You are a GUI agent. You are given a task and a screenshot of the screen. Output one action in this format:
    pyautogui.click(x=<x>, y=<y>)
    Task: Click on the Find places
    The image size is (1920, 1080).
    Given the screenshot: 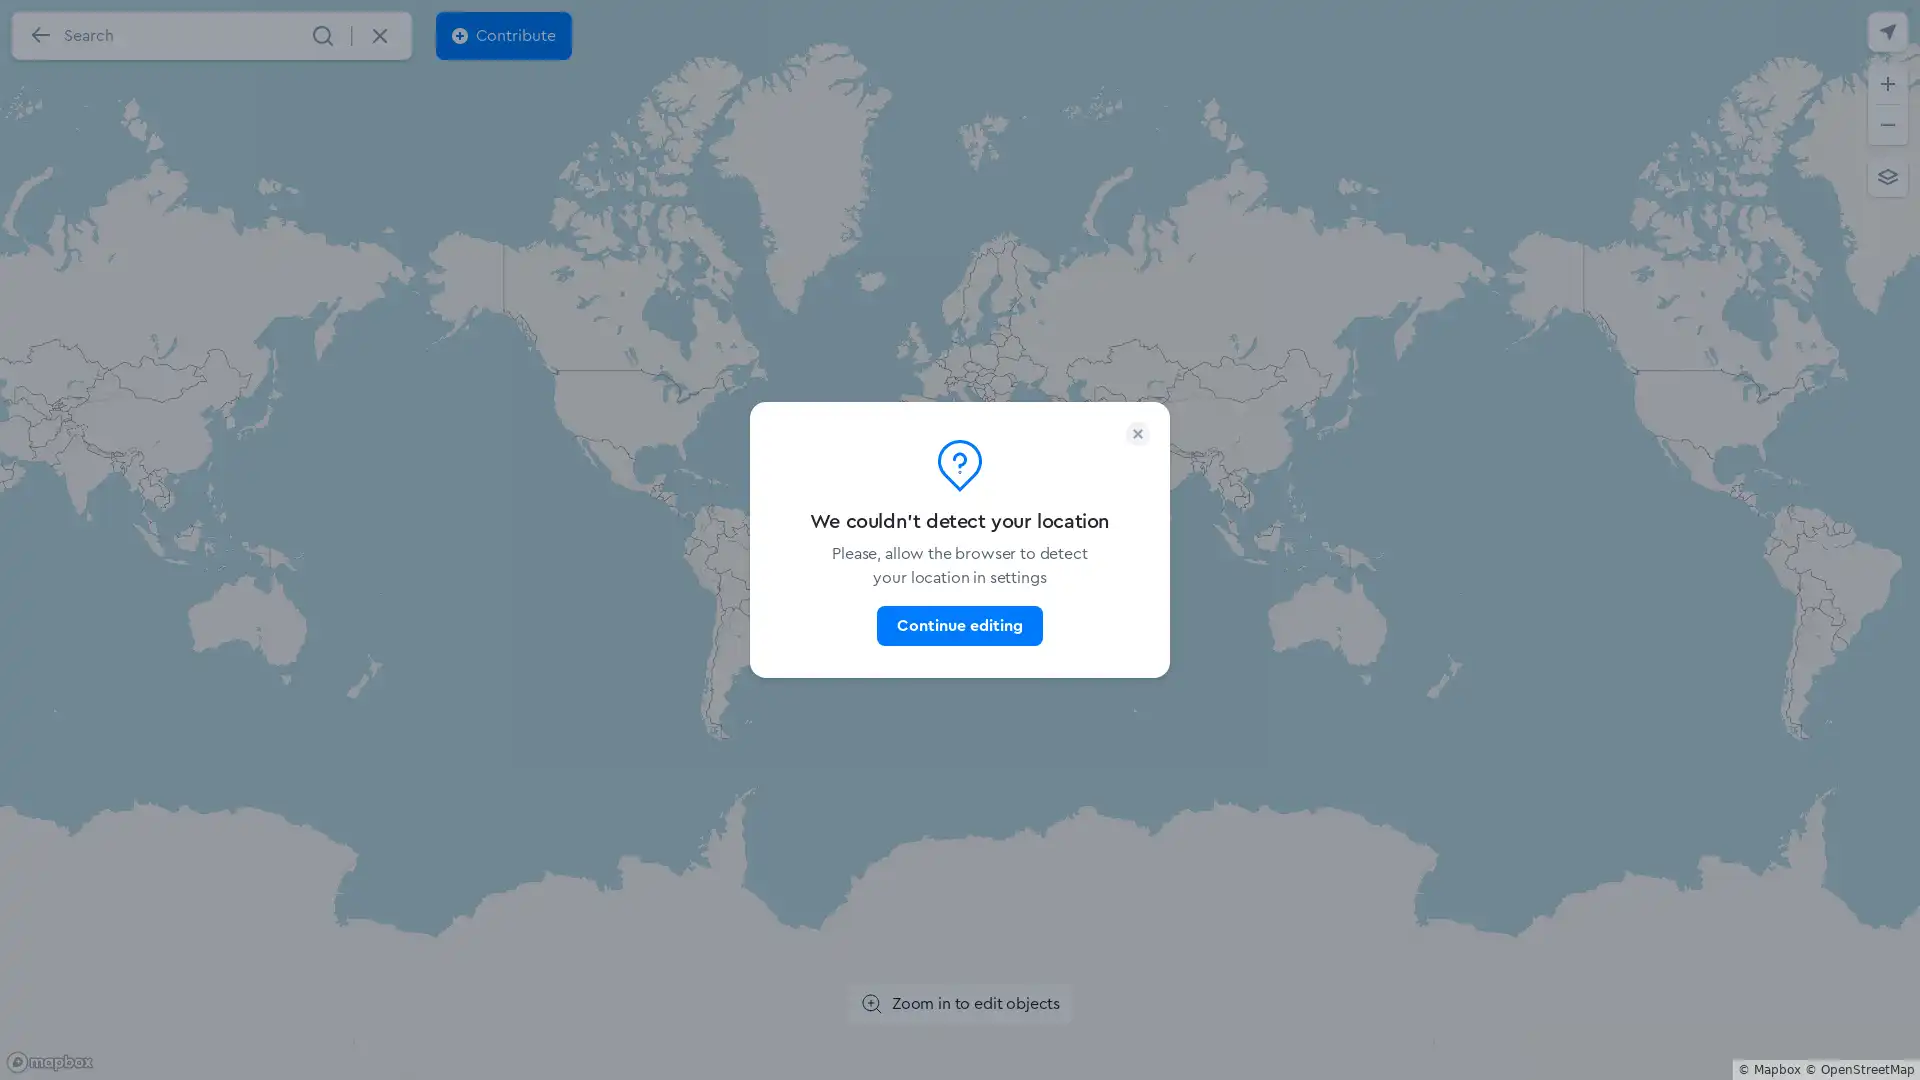 What is the action you would take?
    pyautogui.click(x=322, y=35)
    